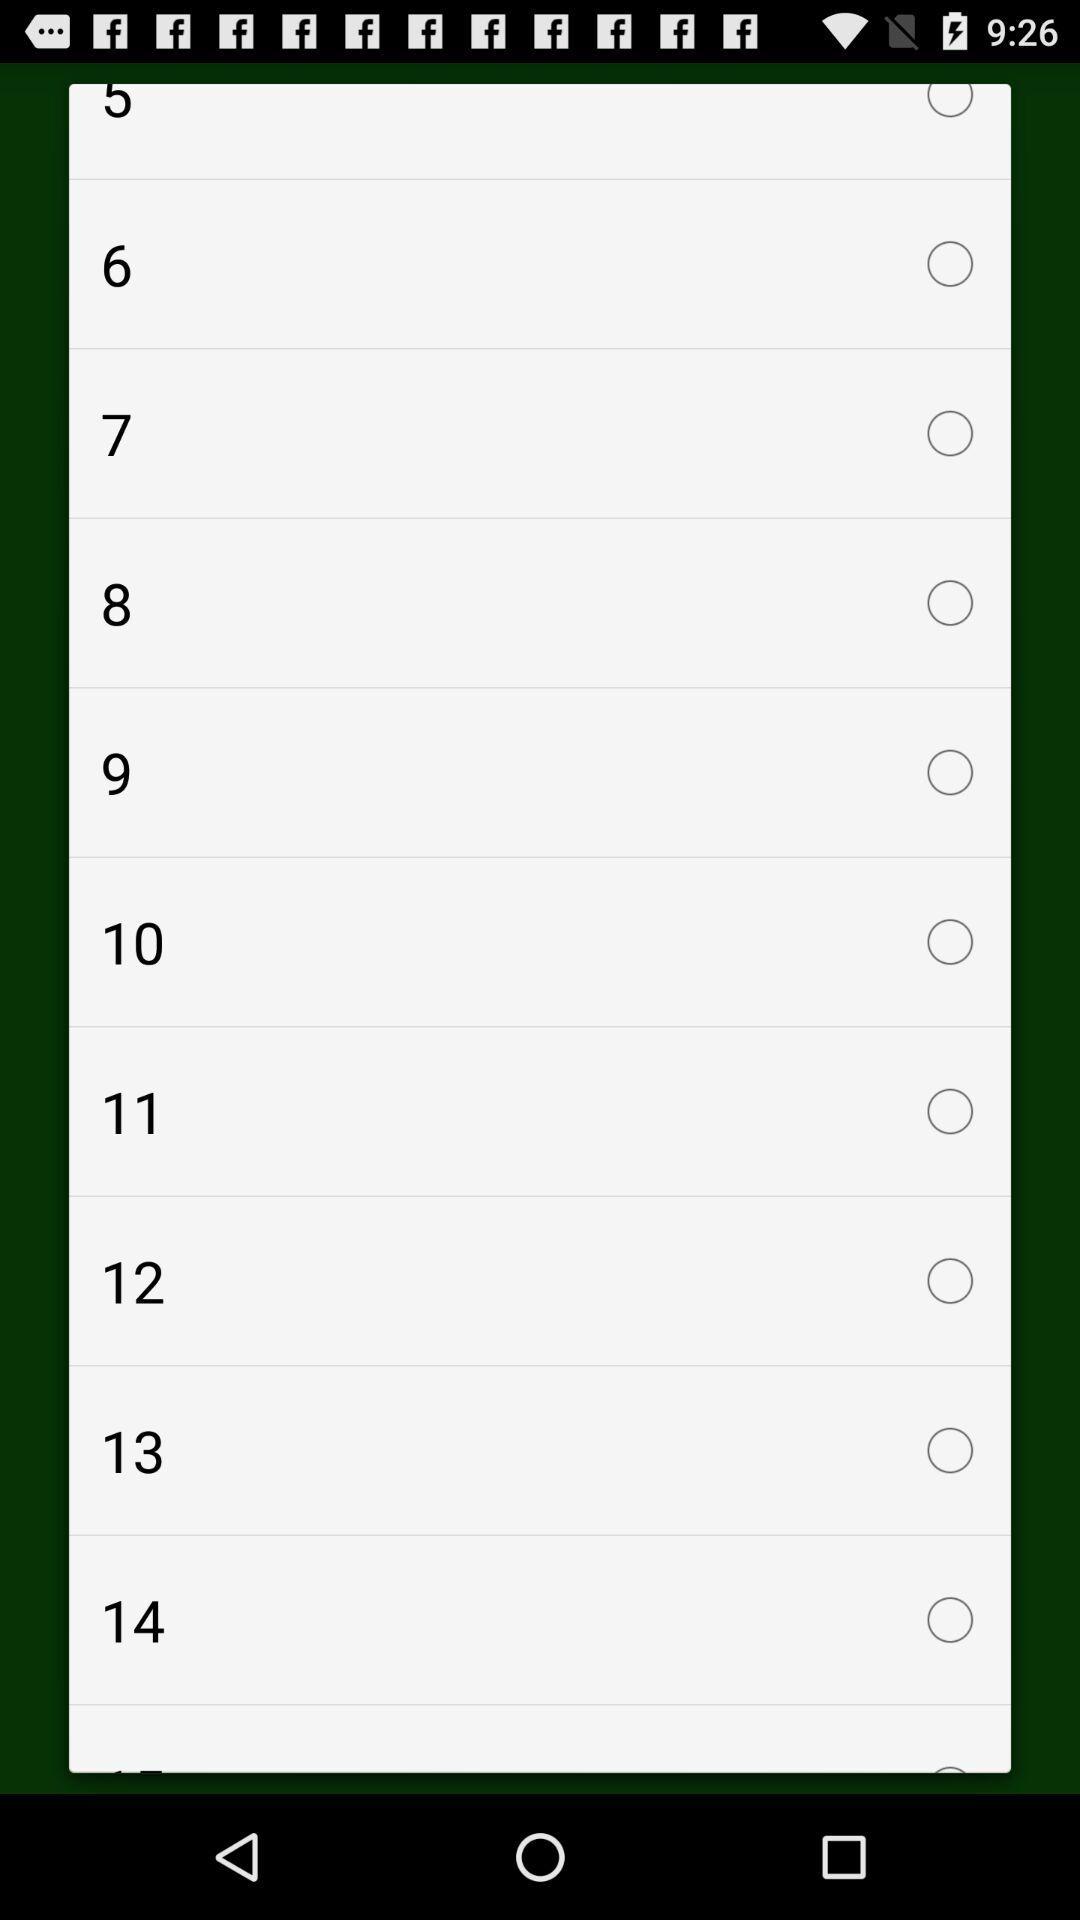  Describe the element at coordinates (540, 1450) in the screenshot. I see `item below 12 icon` at that location.